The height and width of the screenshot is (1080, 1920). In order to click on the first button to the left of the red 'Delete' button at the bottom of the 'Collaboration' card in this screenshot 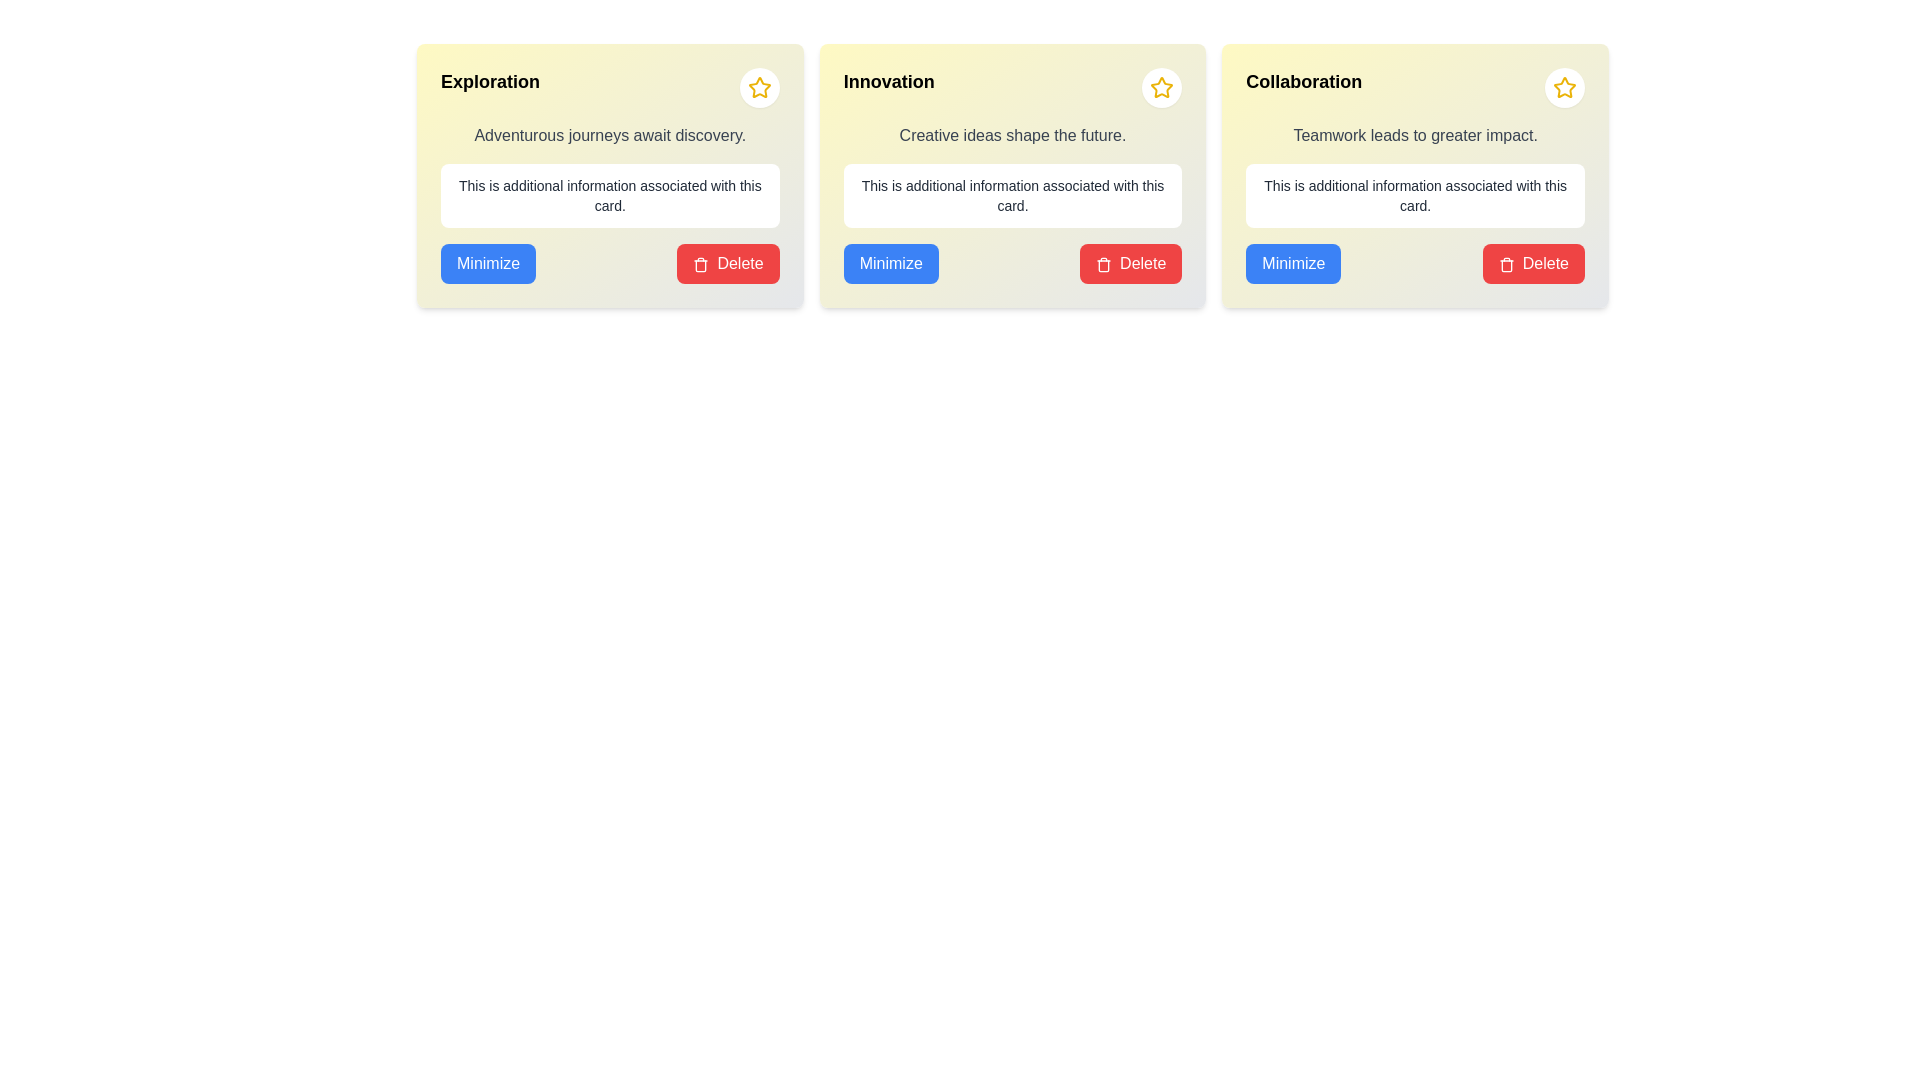, I will do `click(1293, 262)`.